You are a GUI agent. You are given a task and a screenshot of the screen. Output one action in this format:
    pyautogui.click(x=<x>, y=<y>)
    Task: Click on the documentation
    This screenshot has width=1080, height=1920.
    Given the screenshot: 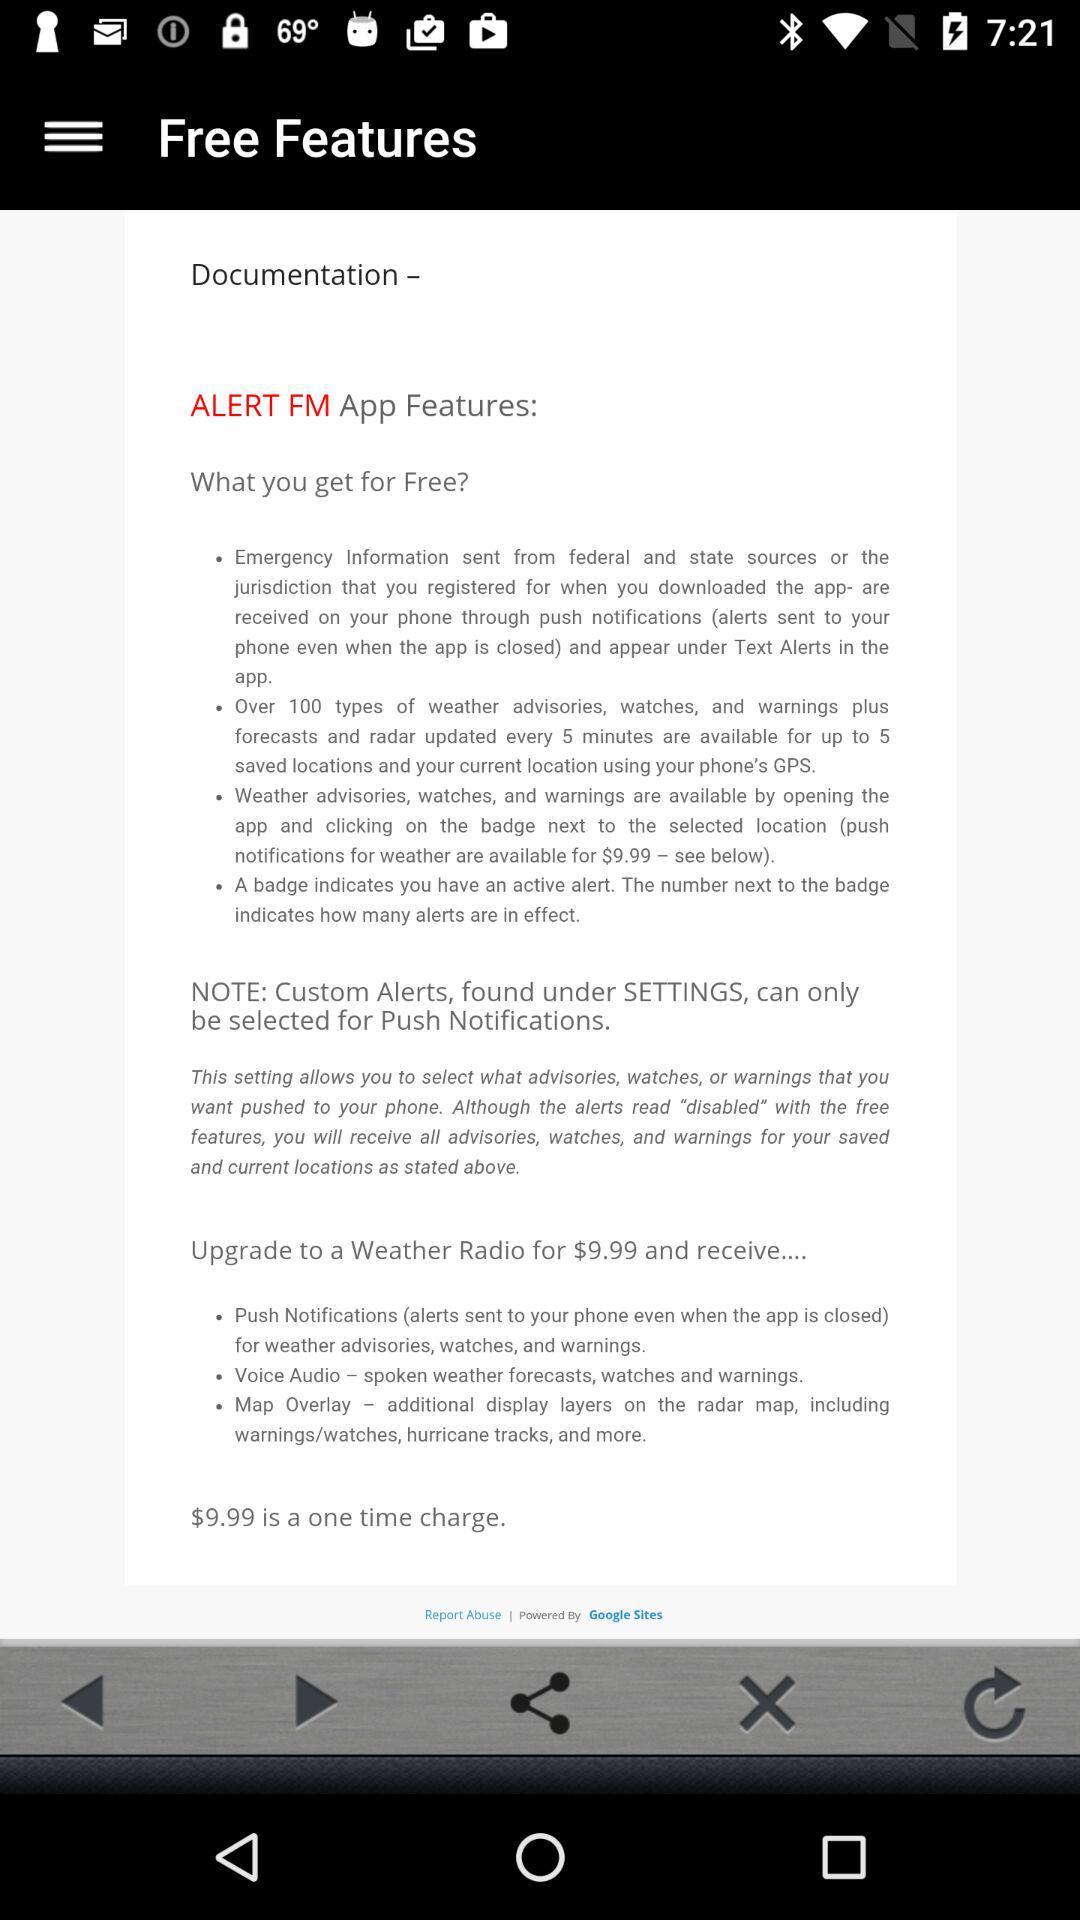 What is the action you would take?
    pyautogui.click(x=72, y=135)
    